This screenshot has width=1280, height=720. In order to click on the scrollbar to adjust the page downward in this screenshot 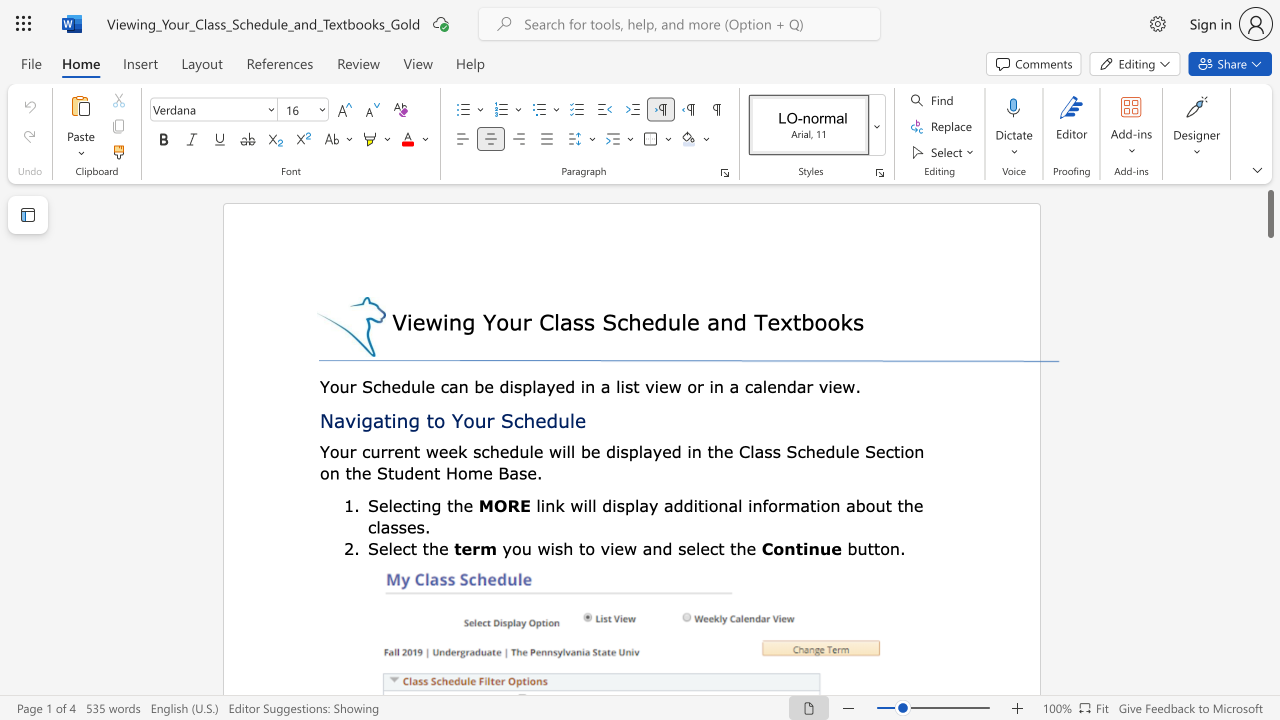, I will do `click(1269, 660)`.